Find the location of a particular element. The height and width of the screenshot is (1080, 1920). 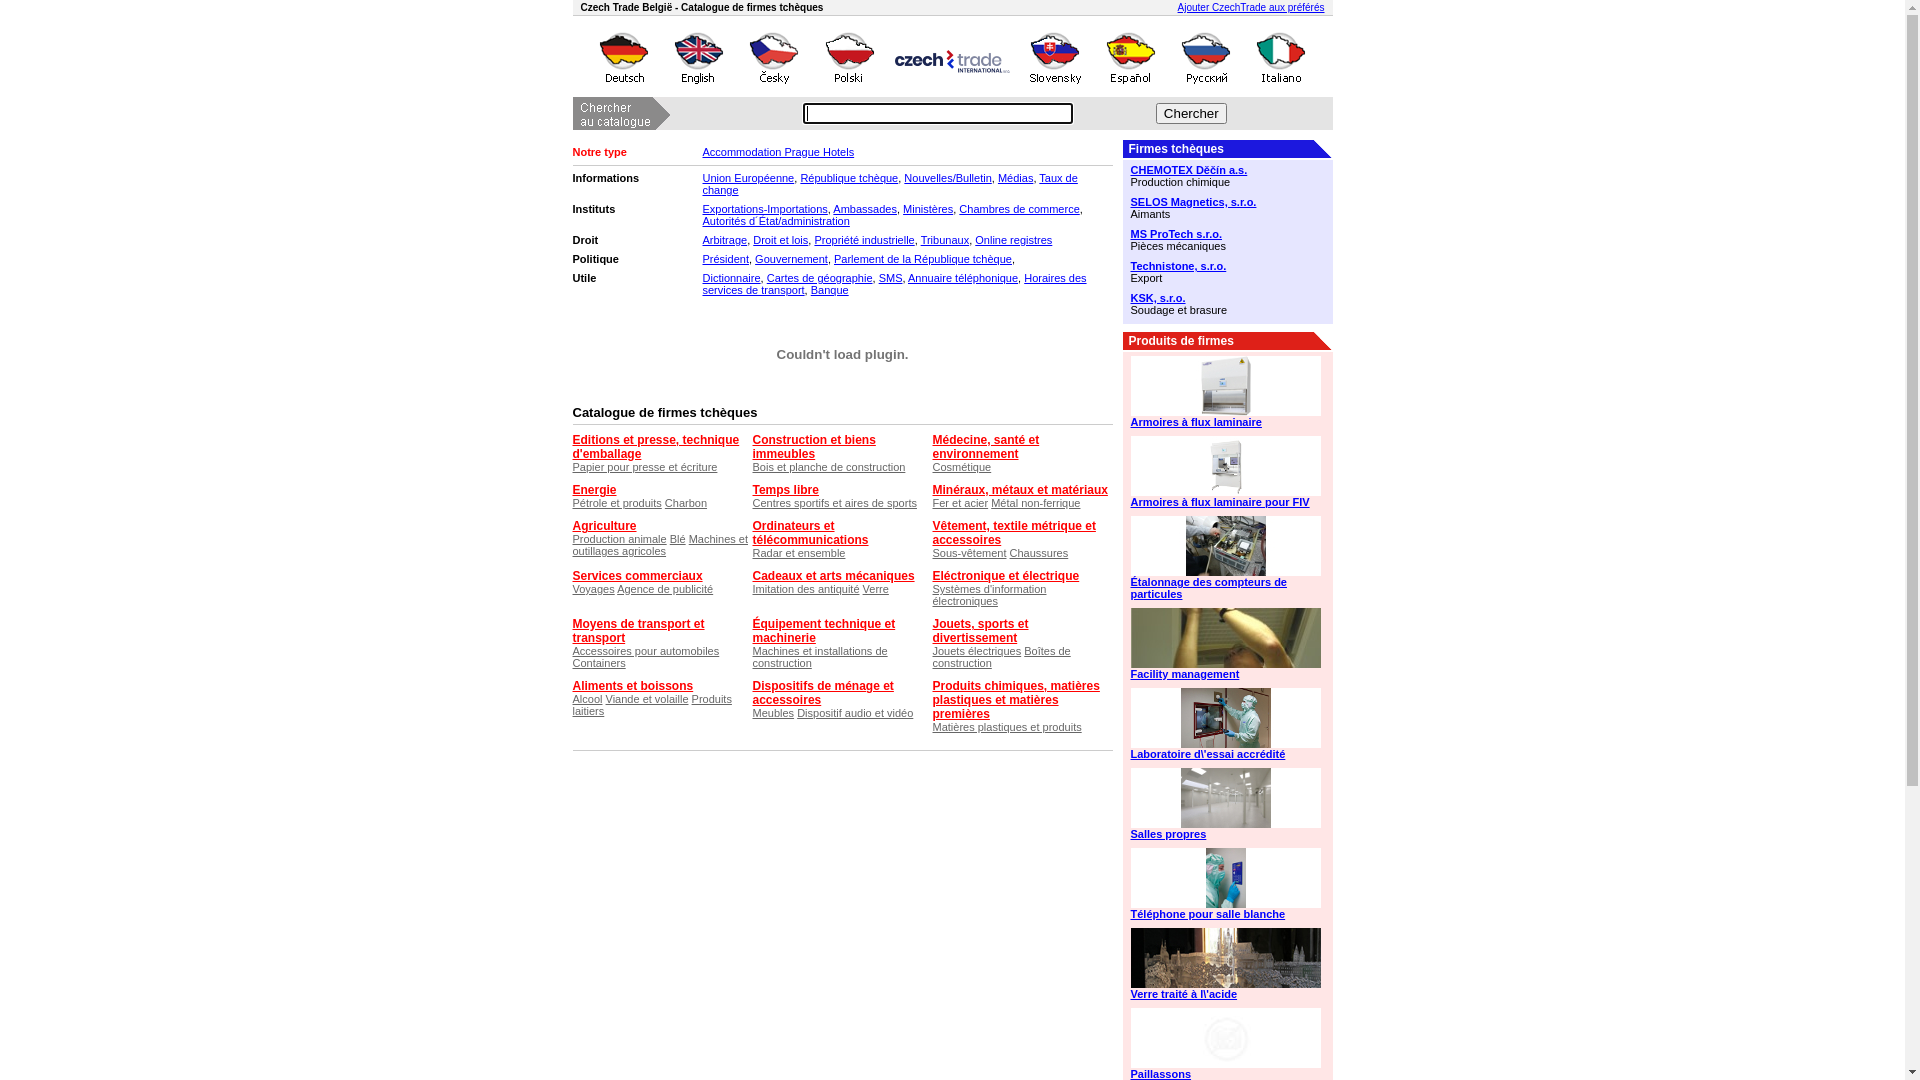

'Machines et installations de construction' is located at coordinates (819, 656).